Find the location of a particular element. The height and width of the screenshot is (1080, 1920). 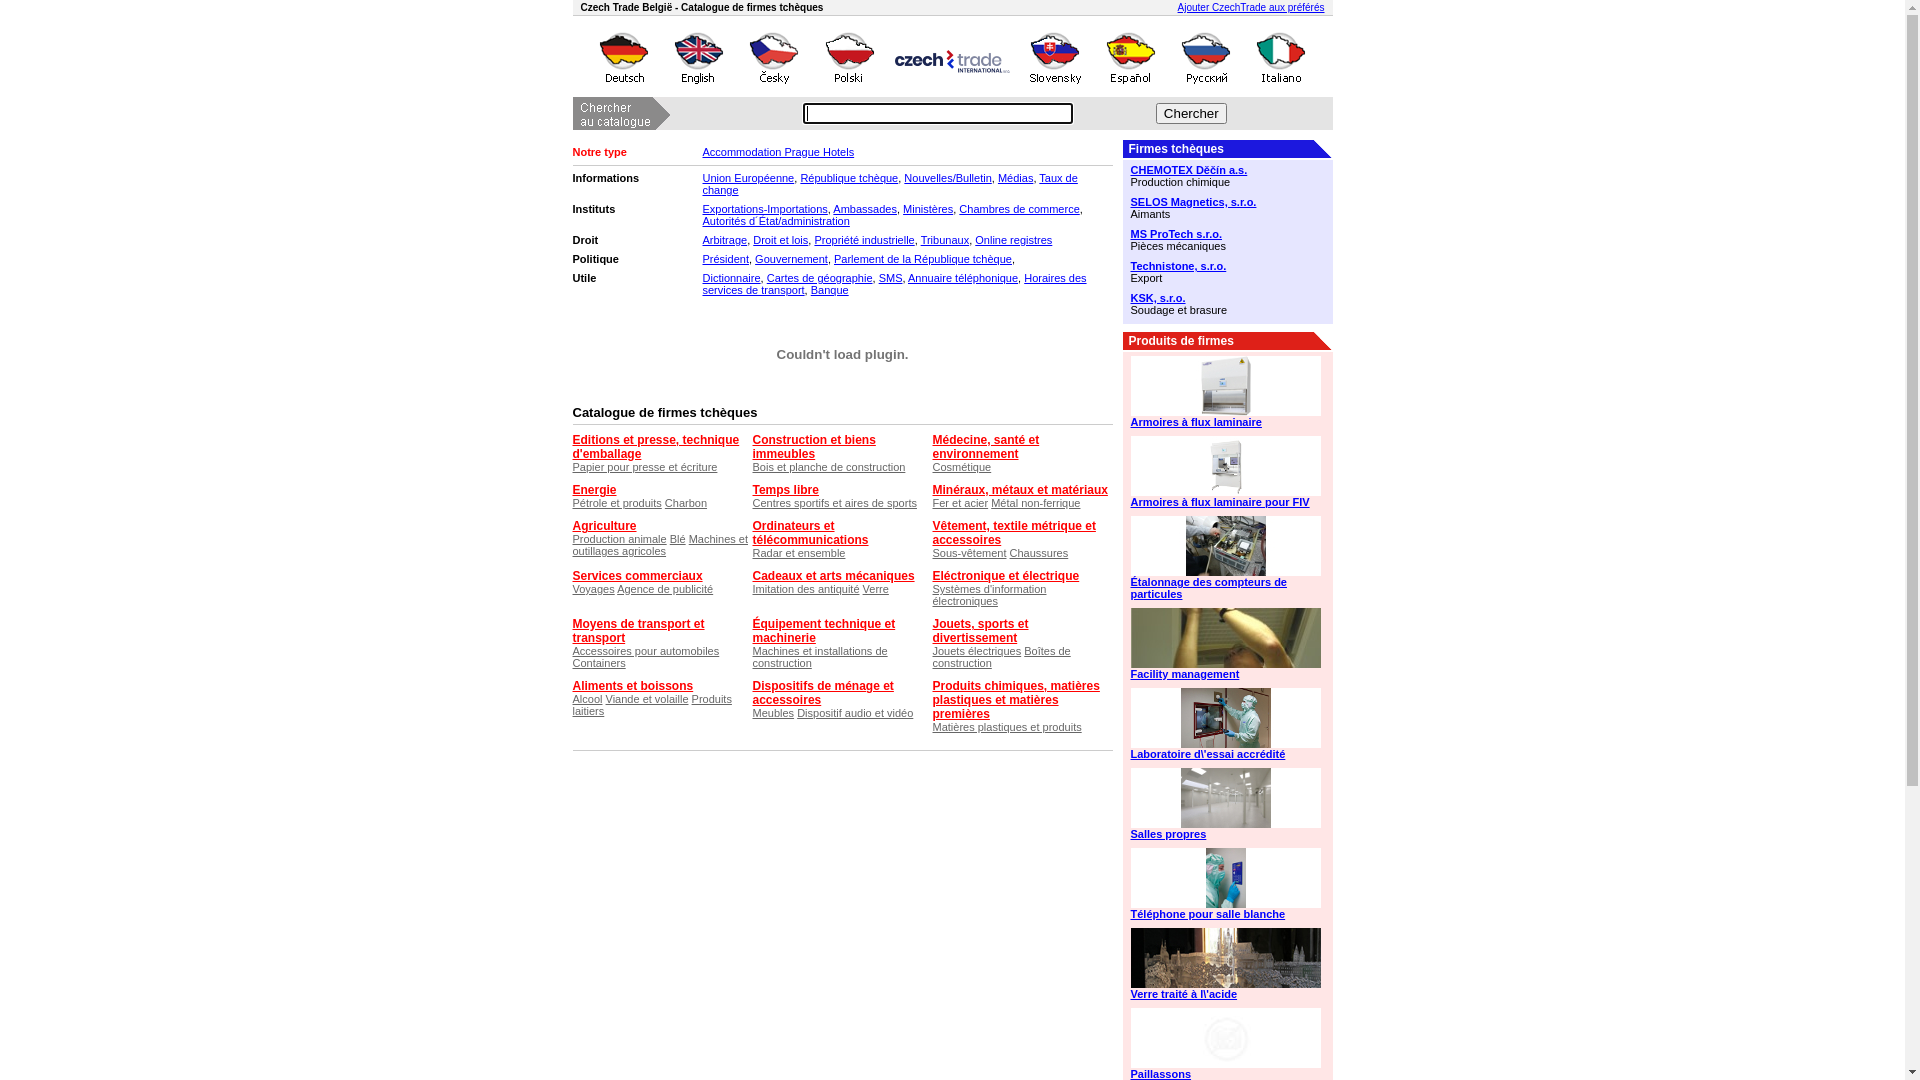

'Machines et installations de construction' is located at coordinates (819, 656).